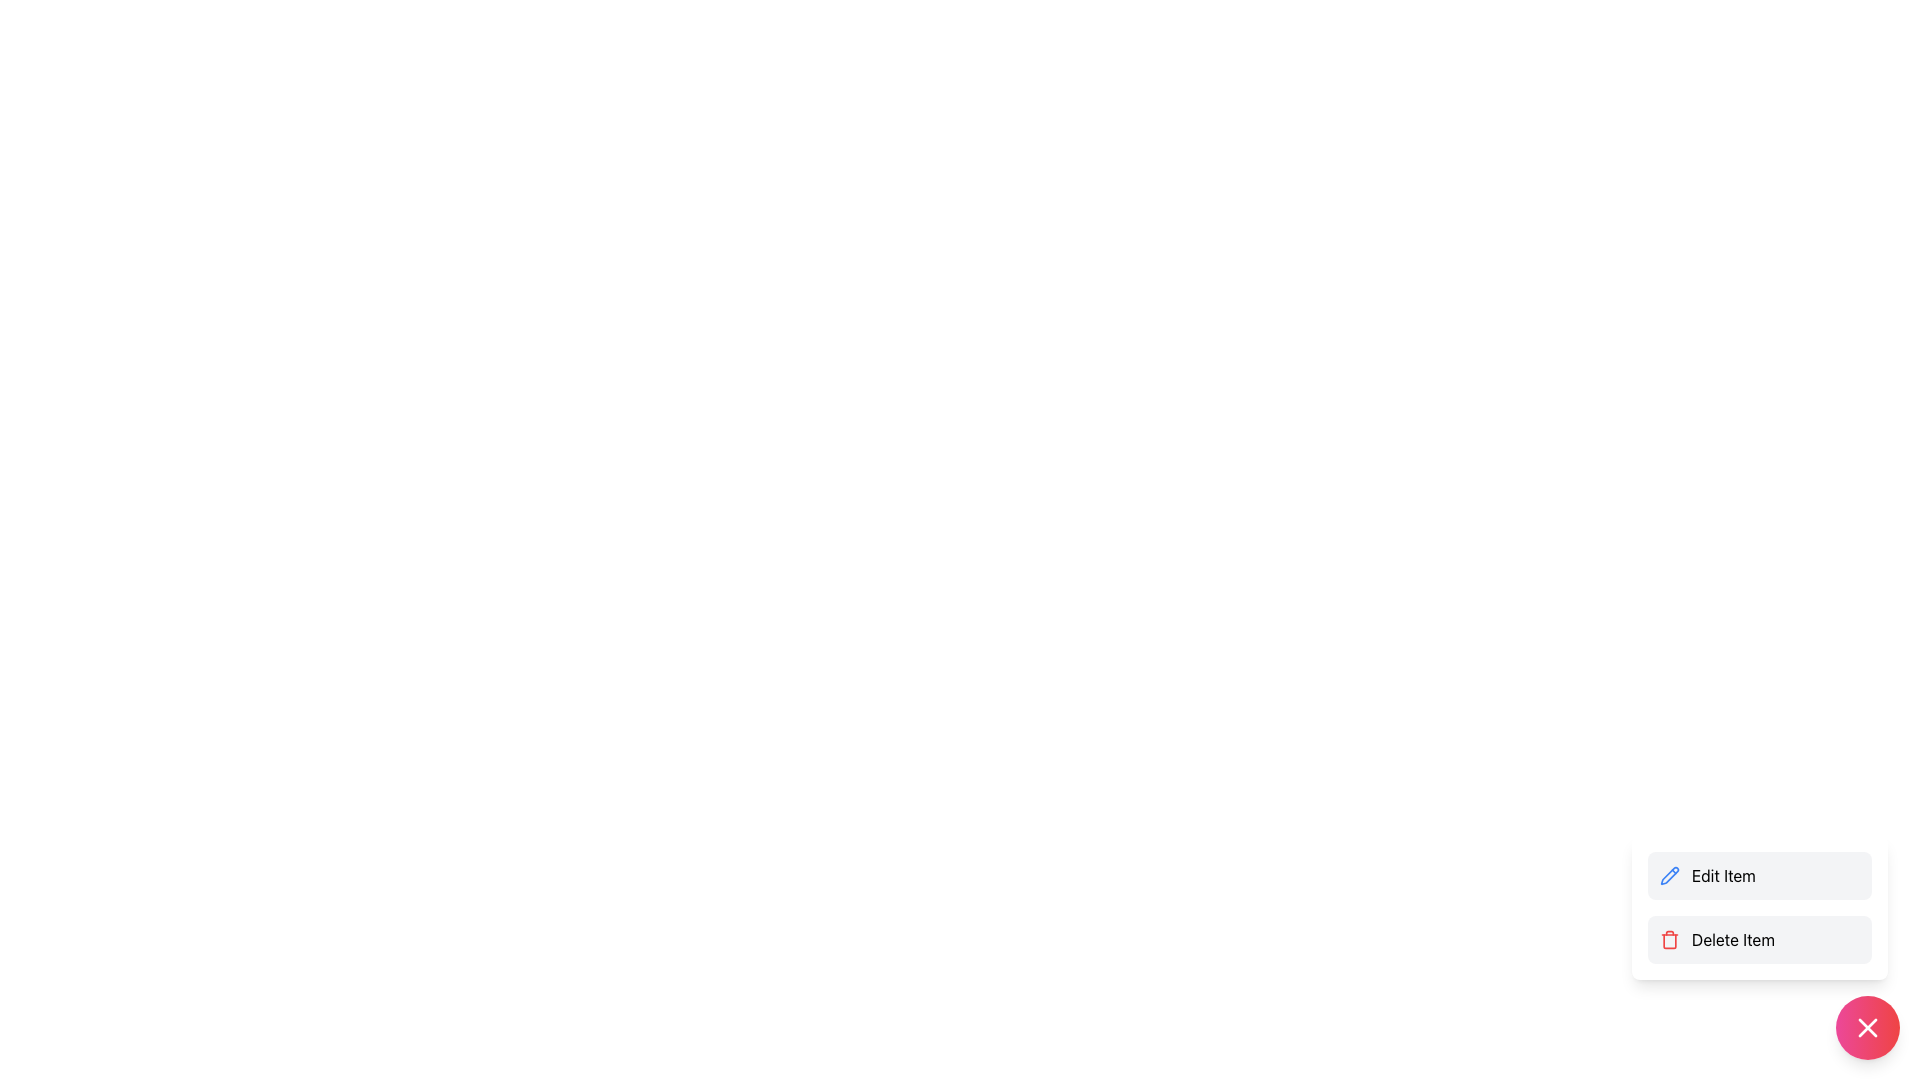 This screenshot has height=1080, width=1920. What do you see at coordinates (1866, 1028) in the screenshot?
I see `the close or cancel button` at bounding box center [1866, 1028].